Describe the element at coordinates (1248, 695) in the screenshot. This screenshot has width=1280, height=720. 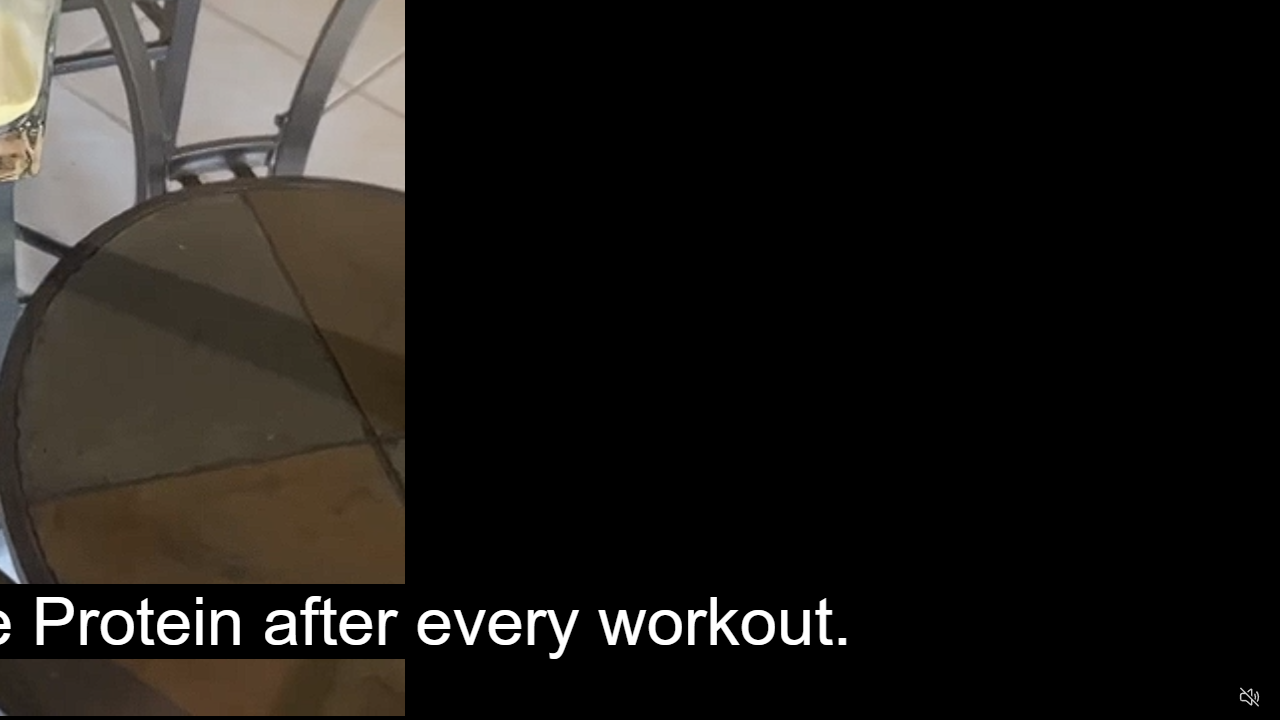
I see `'Unmute'` at that location.